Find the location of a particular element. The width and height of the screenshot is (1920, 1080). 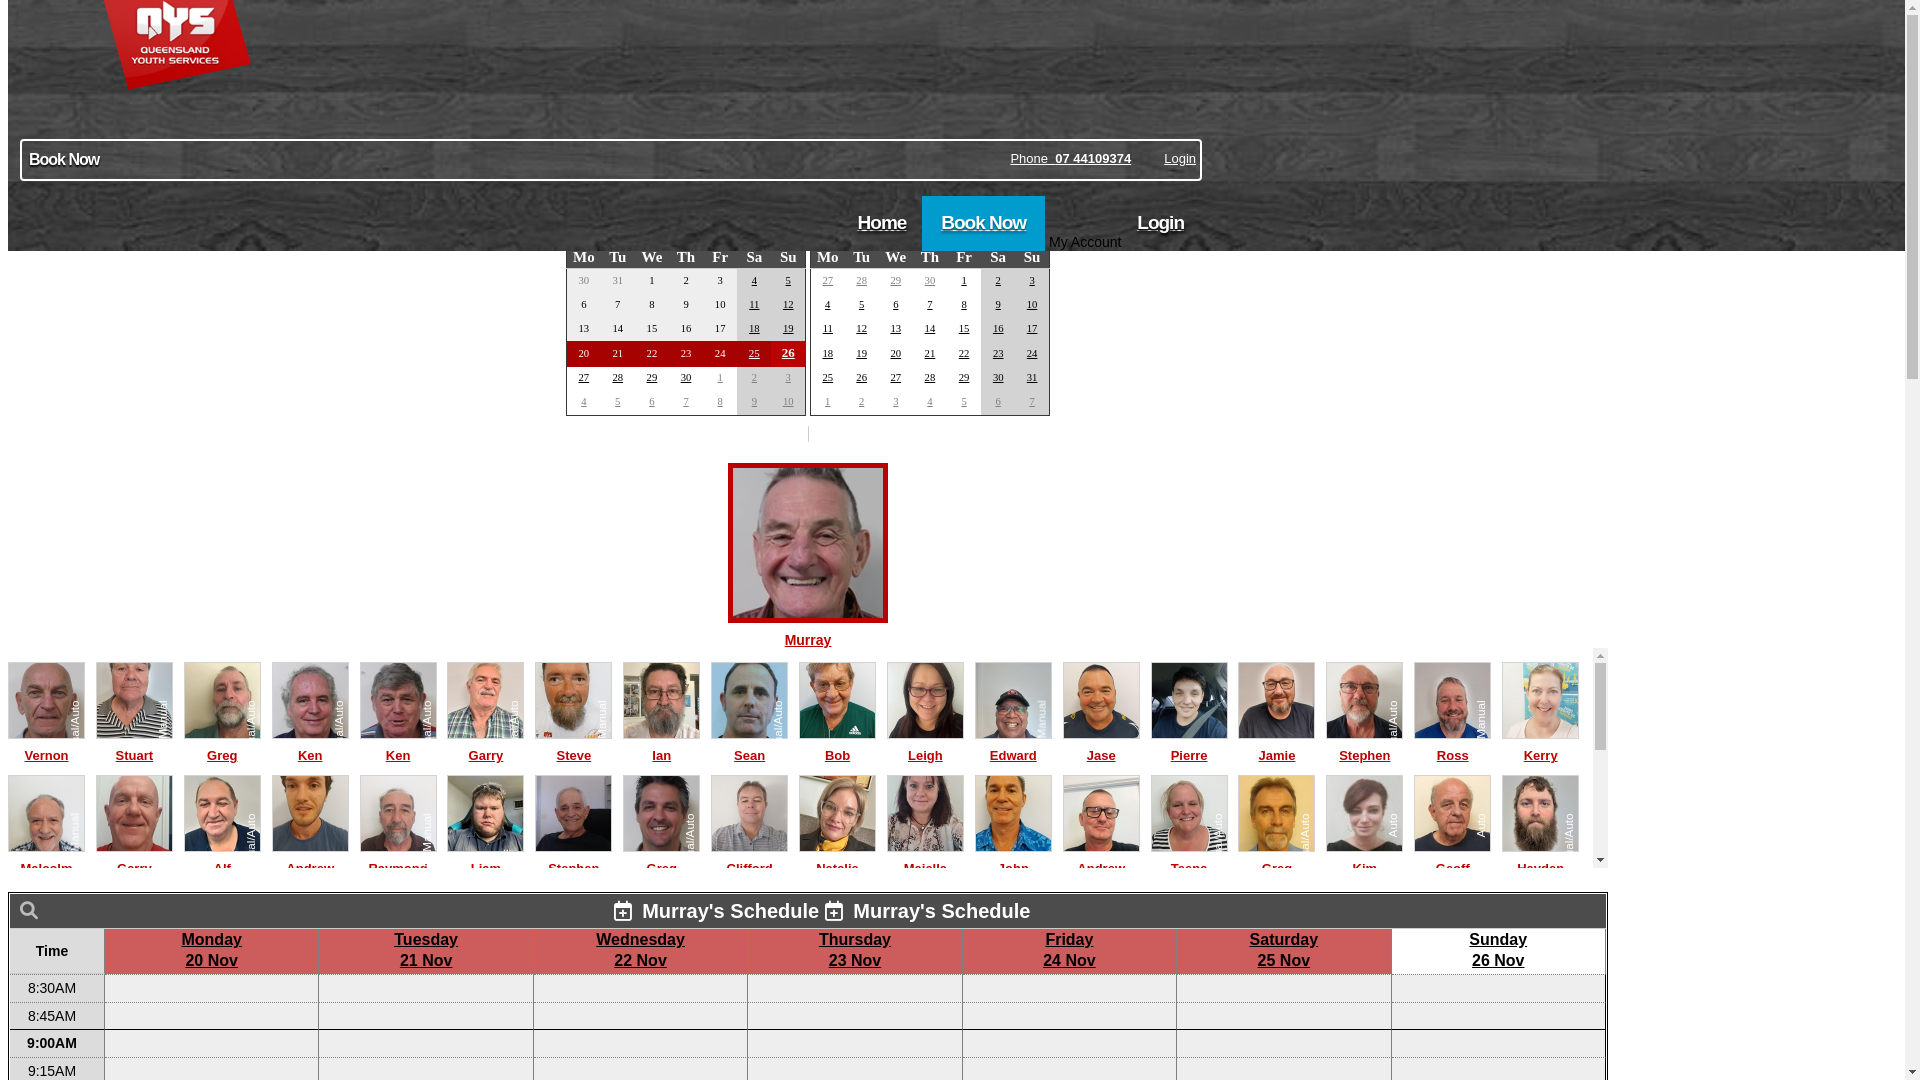

'Thursday is located at coordinates (854, 948).